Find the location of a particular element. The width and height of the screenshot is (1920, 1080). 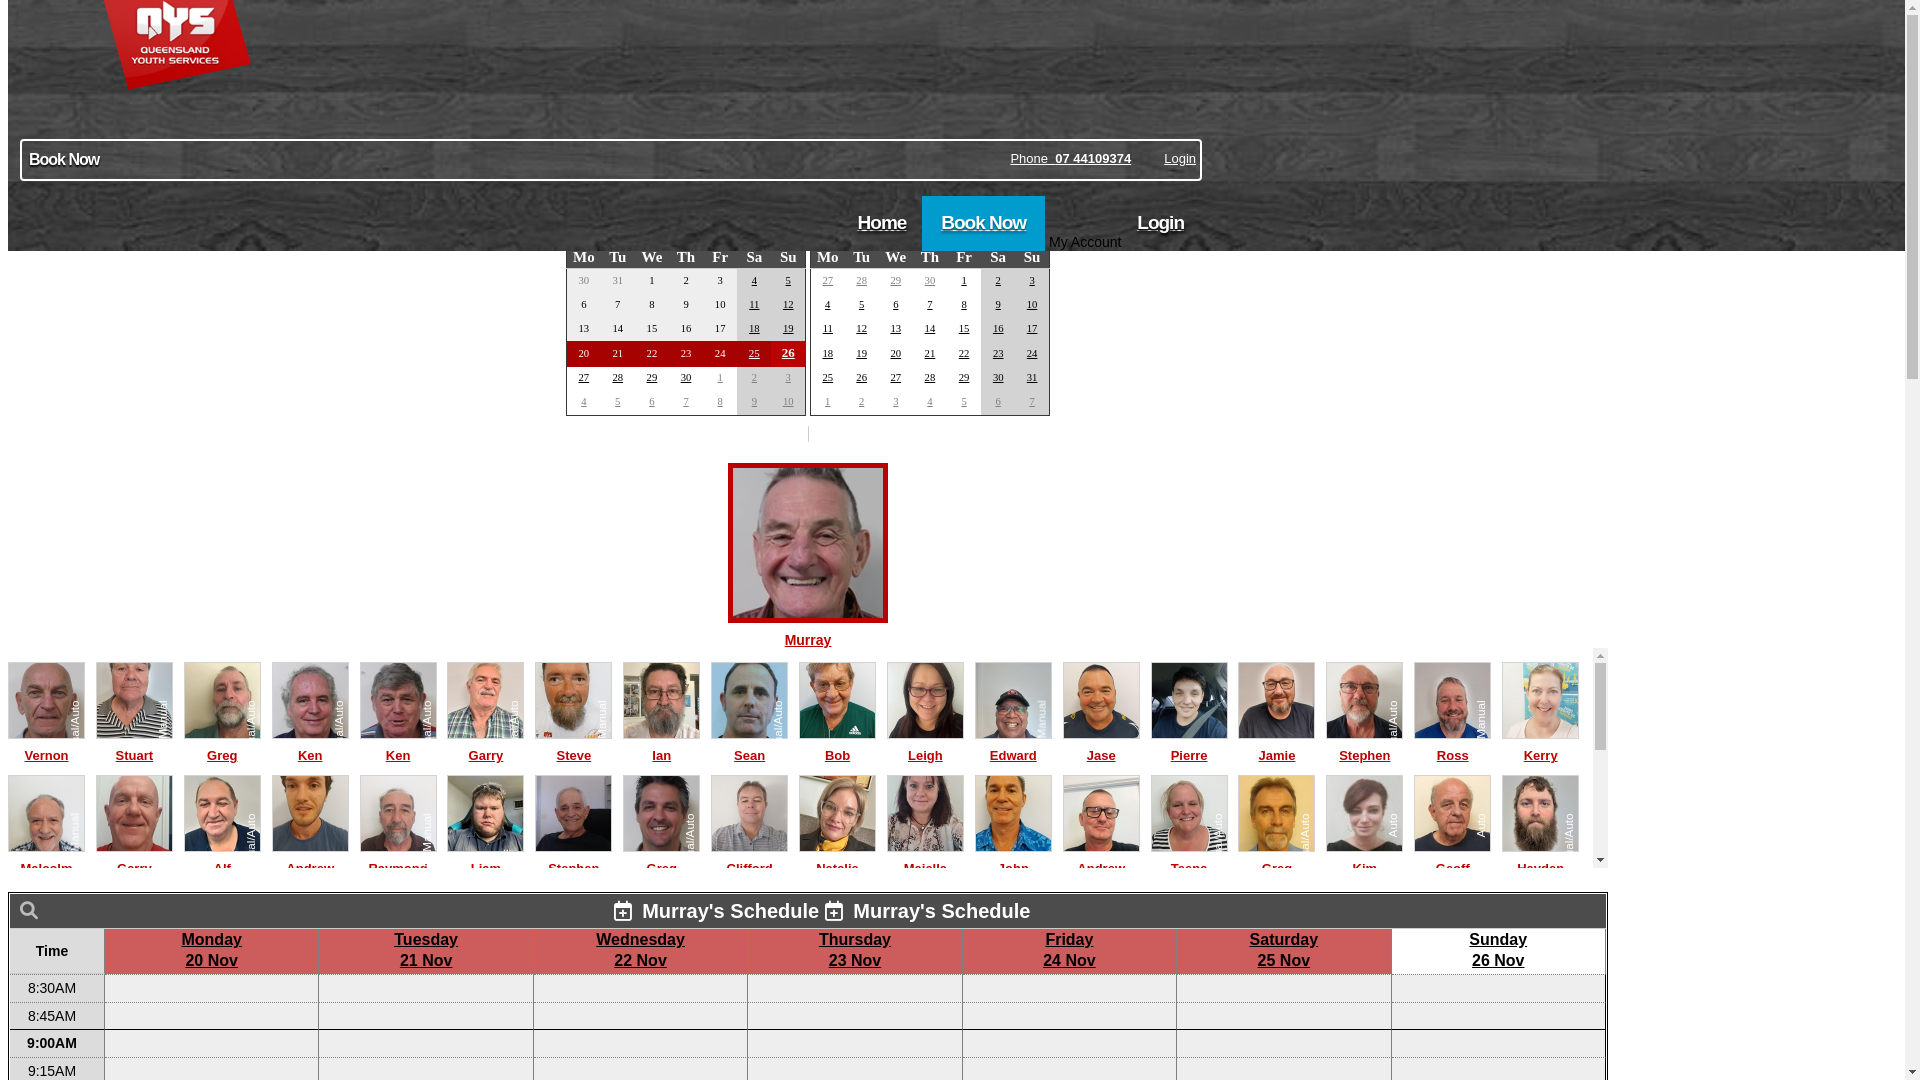

'Thursday is located at coordinates (854, 948).